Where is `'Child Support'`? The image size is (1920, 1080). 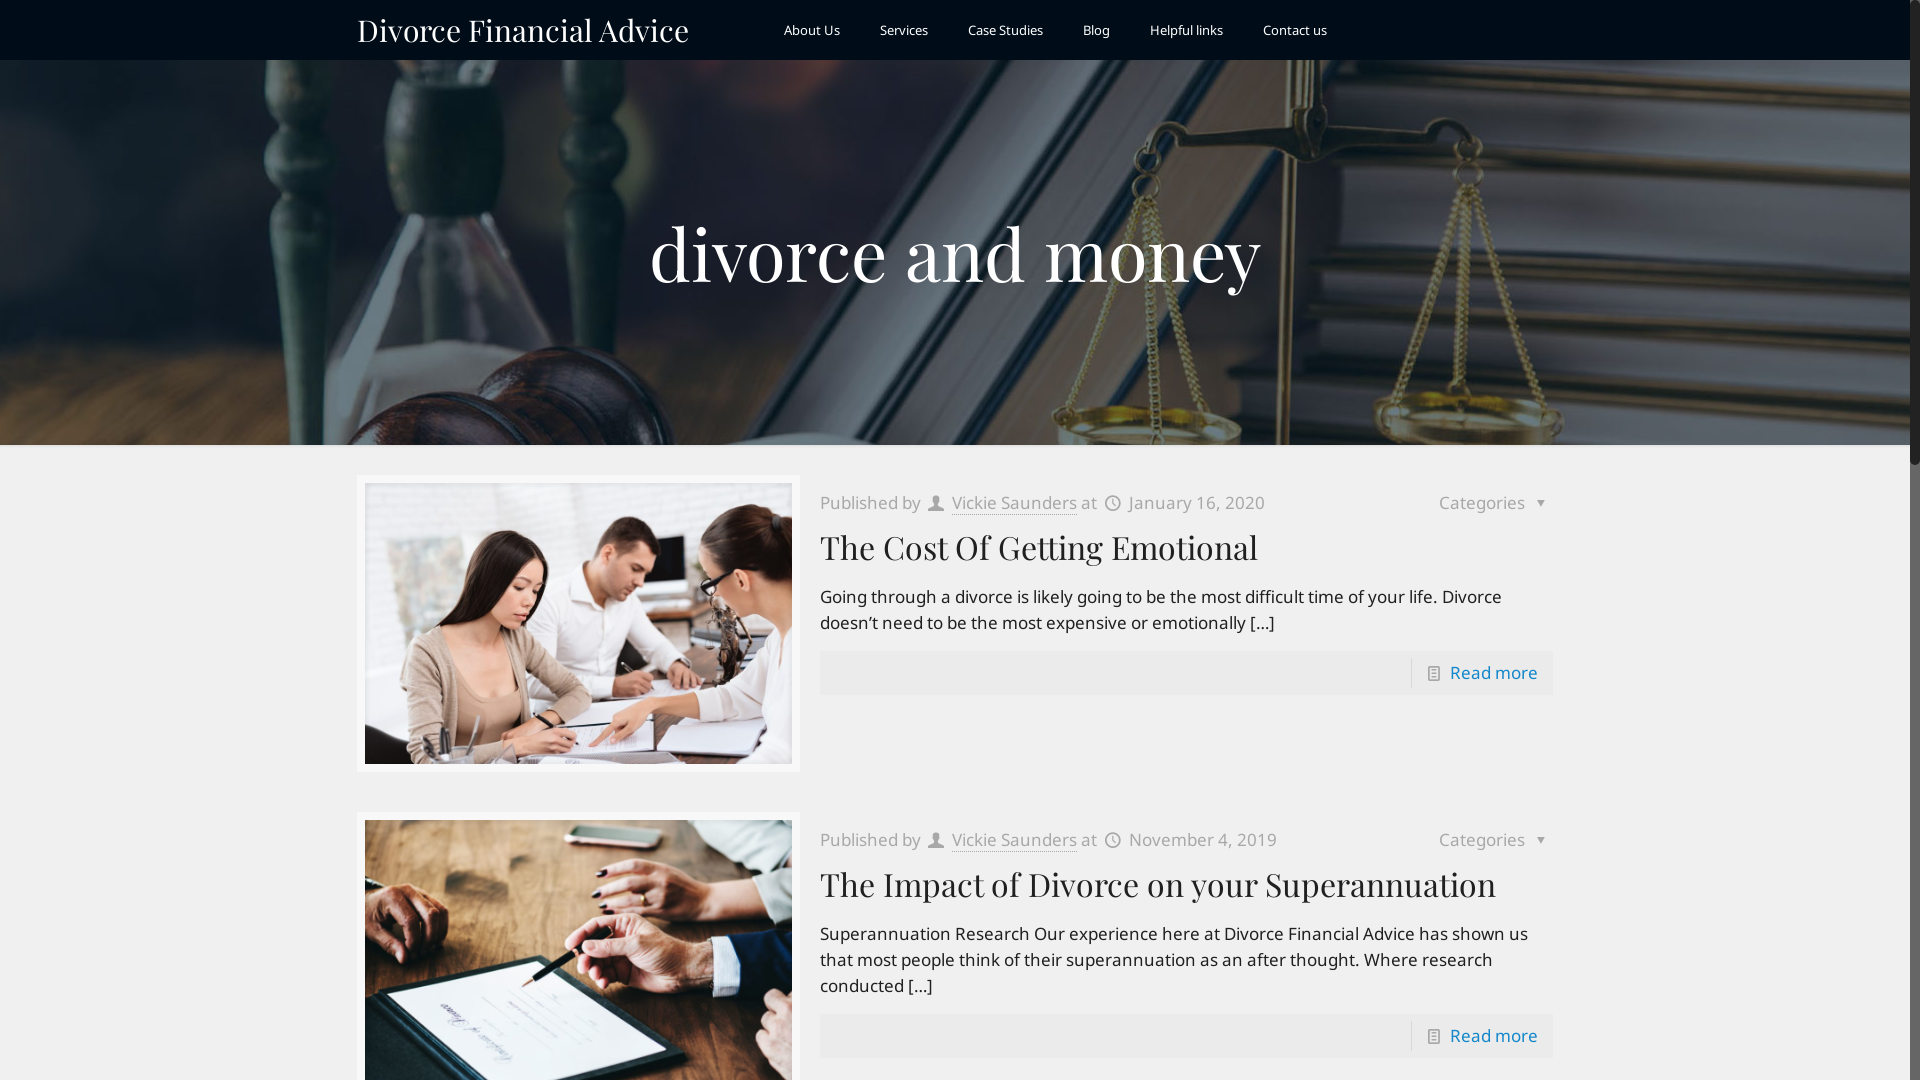 'Child Support' is located at coordinates (999, 760).